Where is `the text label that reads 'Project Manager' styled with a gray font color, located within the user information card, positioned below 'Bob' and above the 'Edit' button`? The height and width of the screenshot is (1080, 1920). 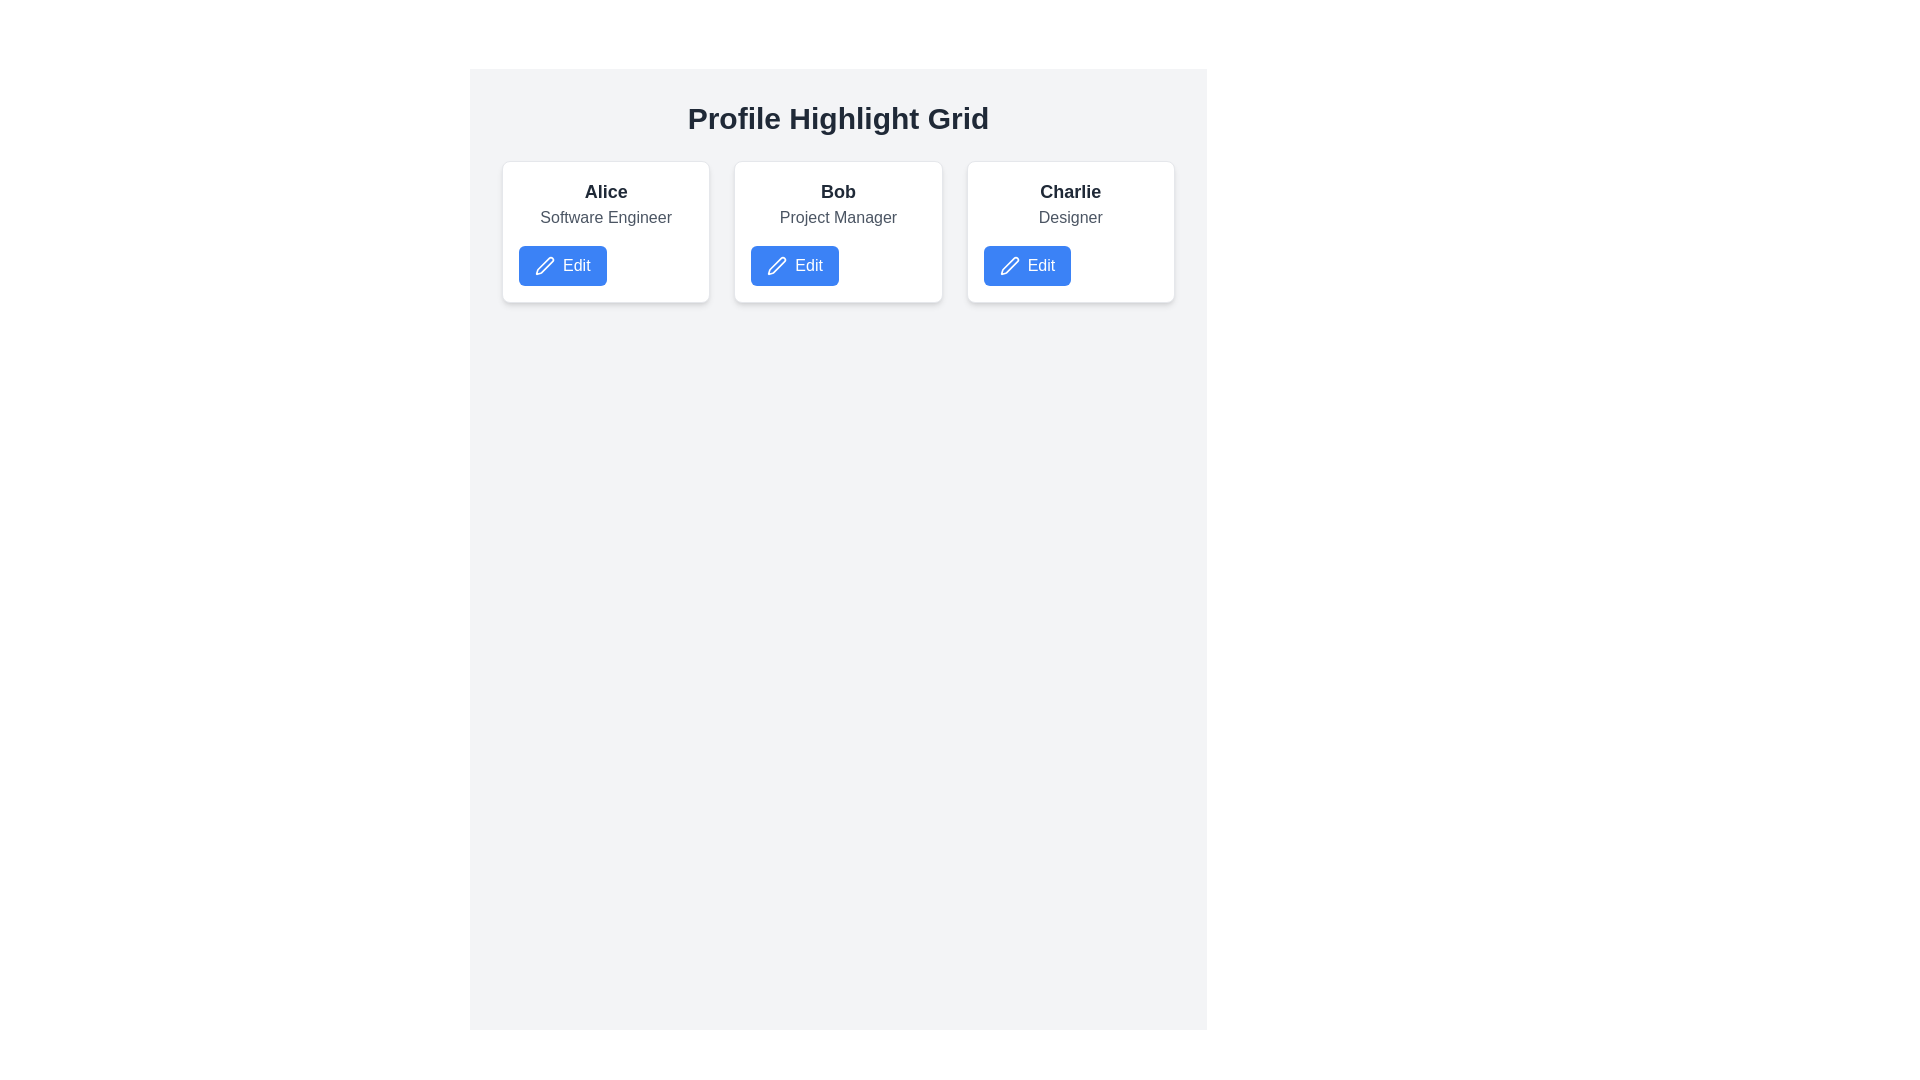
the text label that reads 'Project Manager' styled with a gray font color, located within the user information card, positioned below 'Bob' and above the 'Edit' button is located at coordinates (838, 218).